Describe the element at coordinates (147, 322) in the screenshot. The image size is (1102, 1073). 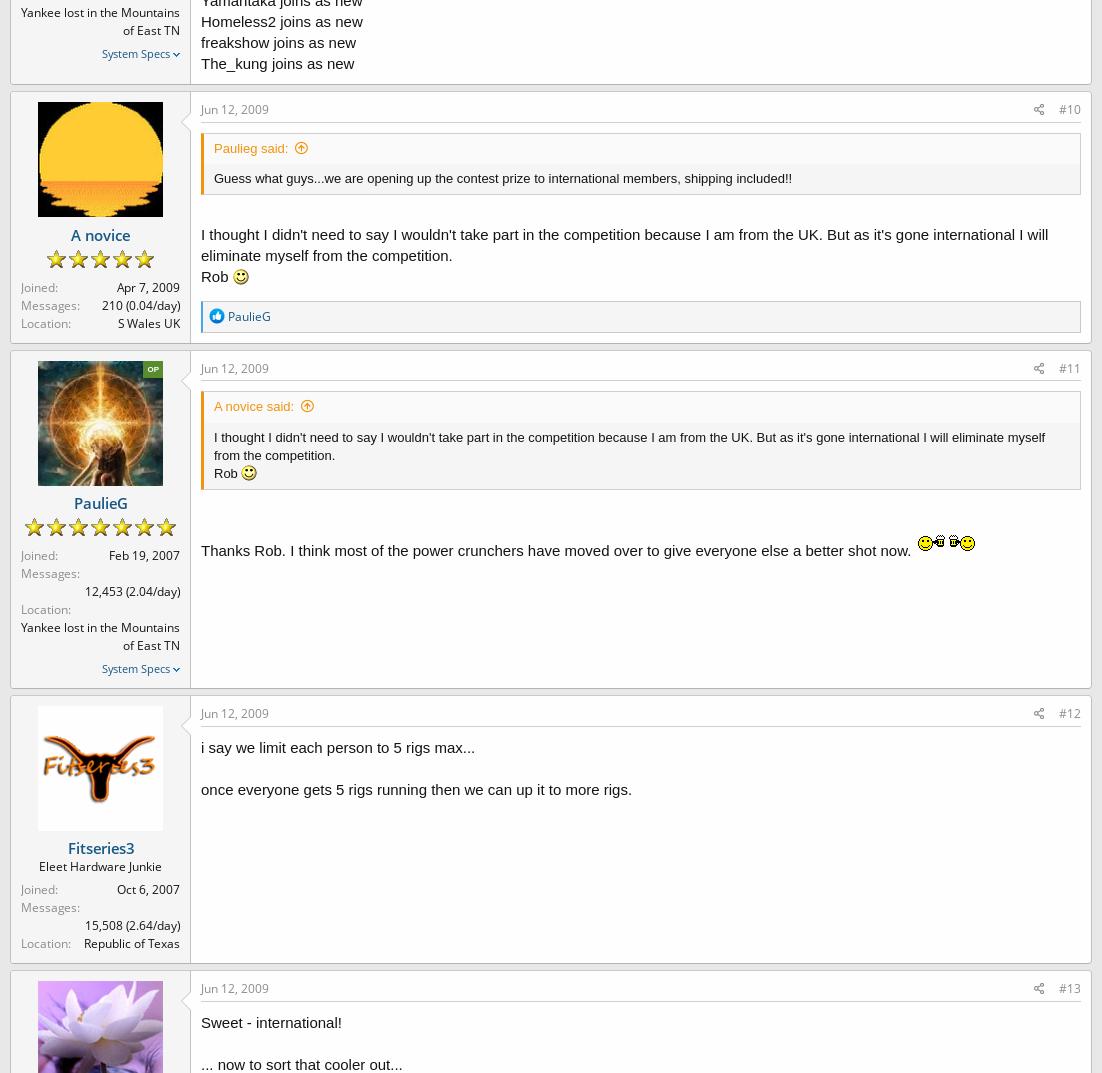
I see `'S Wales UK'` at that location.